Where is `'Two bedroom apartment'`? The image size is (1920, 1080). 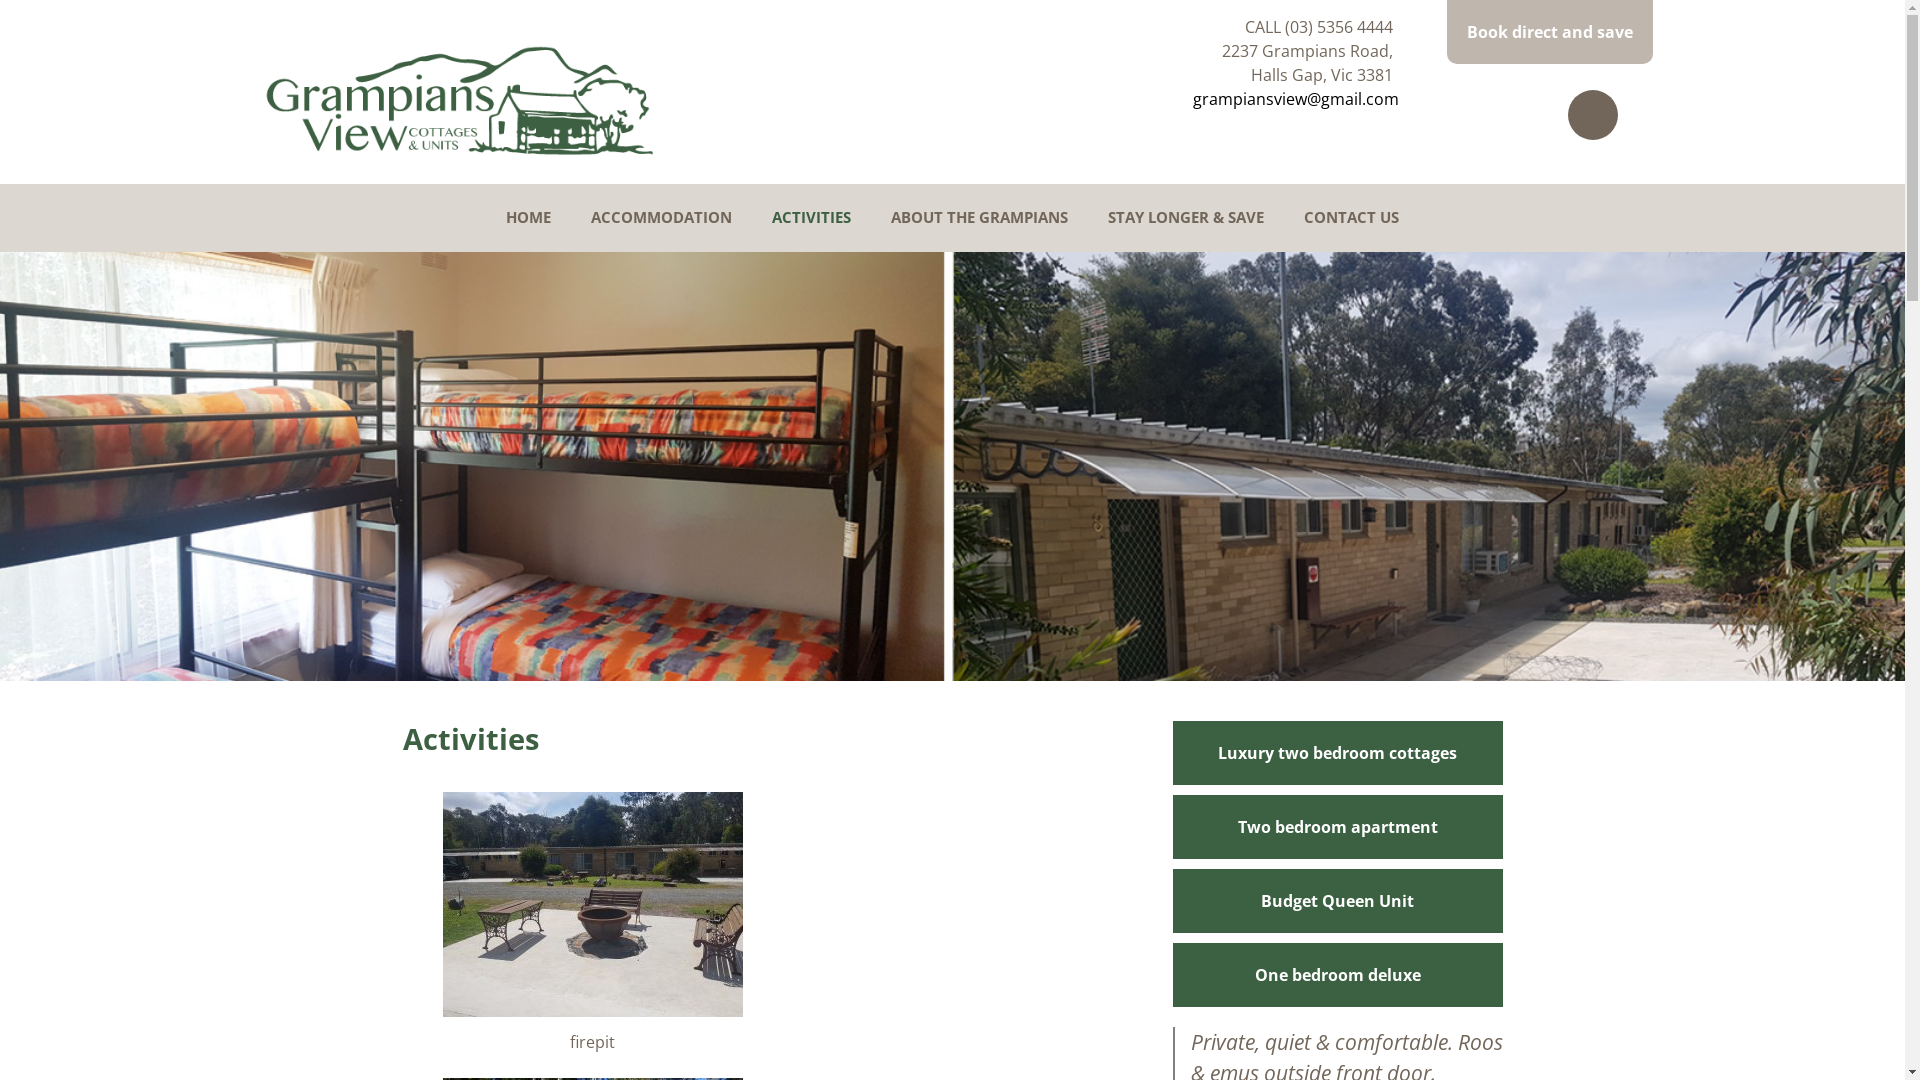
'Two bedroom apartment' is located at coordinates (1337, 825).